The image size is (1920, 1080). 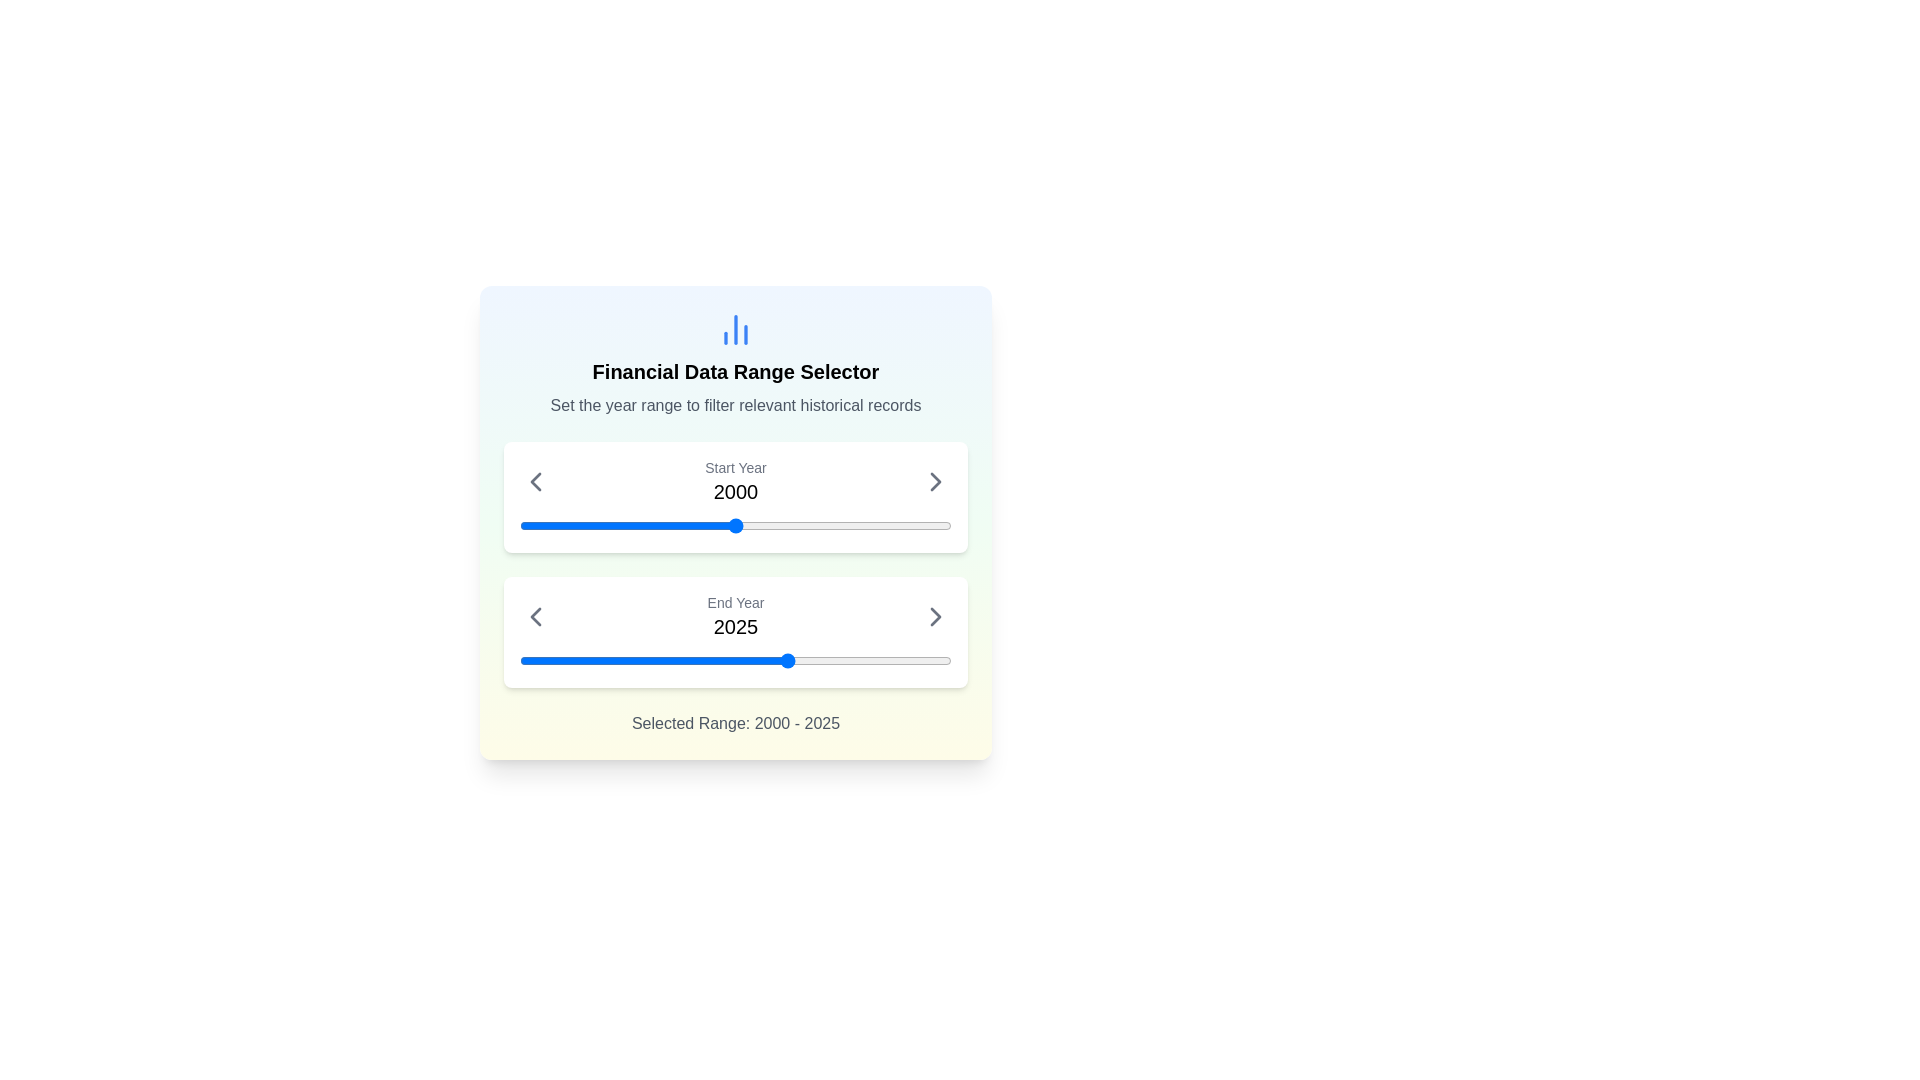 What do you see at coordinates (532, 524) in the screenshot?
I see `the start year of the range` at bounding box center [532, 524].